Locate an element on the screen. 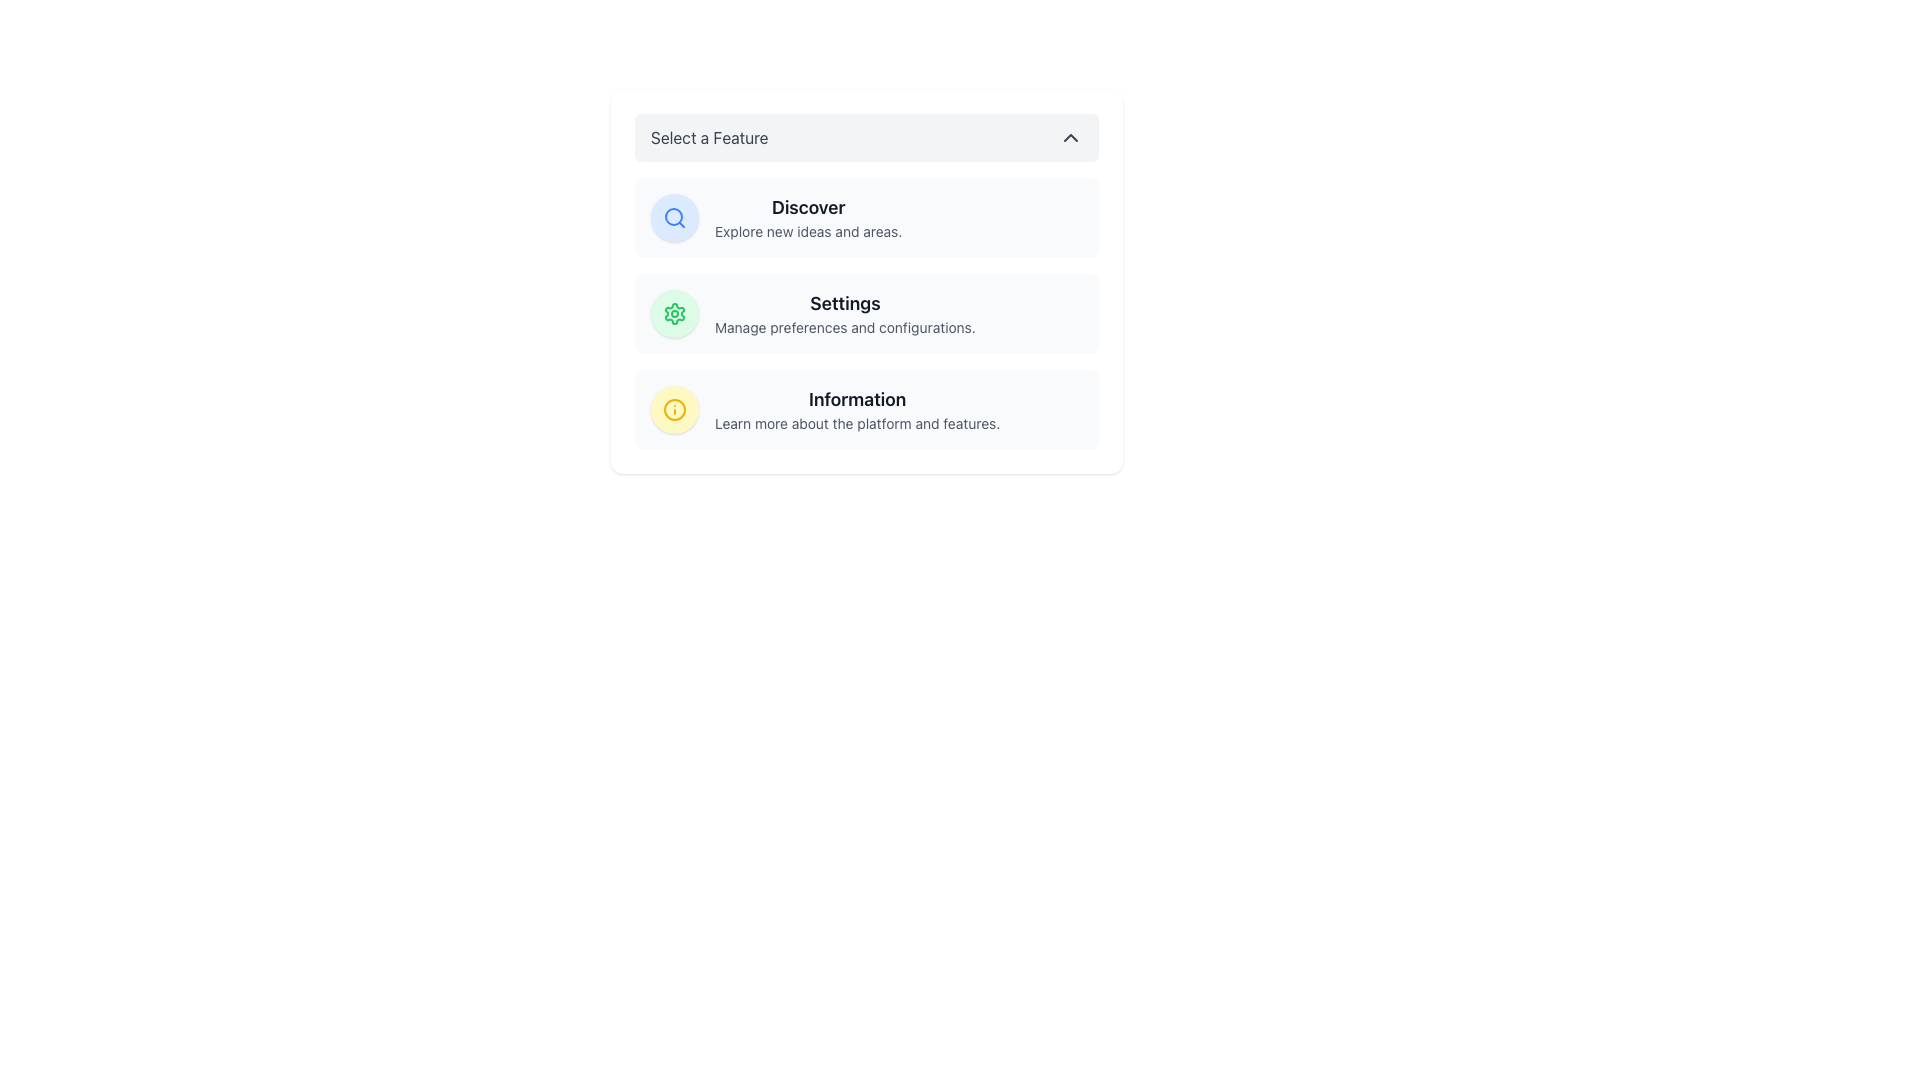 The height and width of the screenshot is (1080, 1920). the second item in the vertical list titled 'Select a Feature' that allows access to settings and preferences is located at coordinates (867, 313).